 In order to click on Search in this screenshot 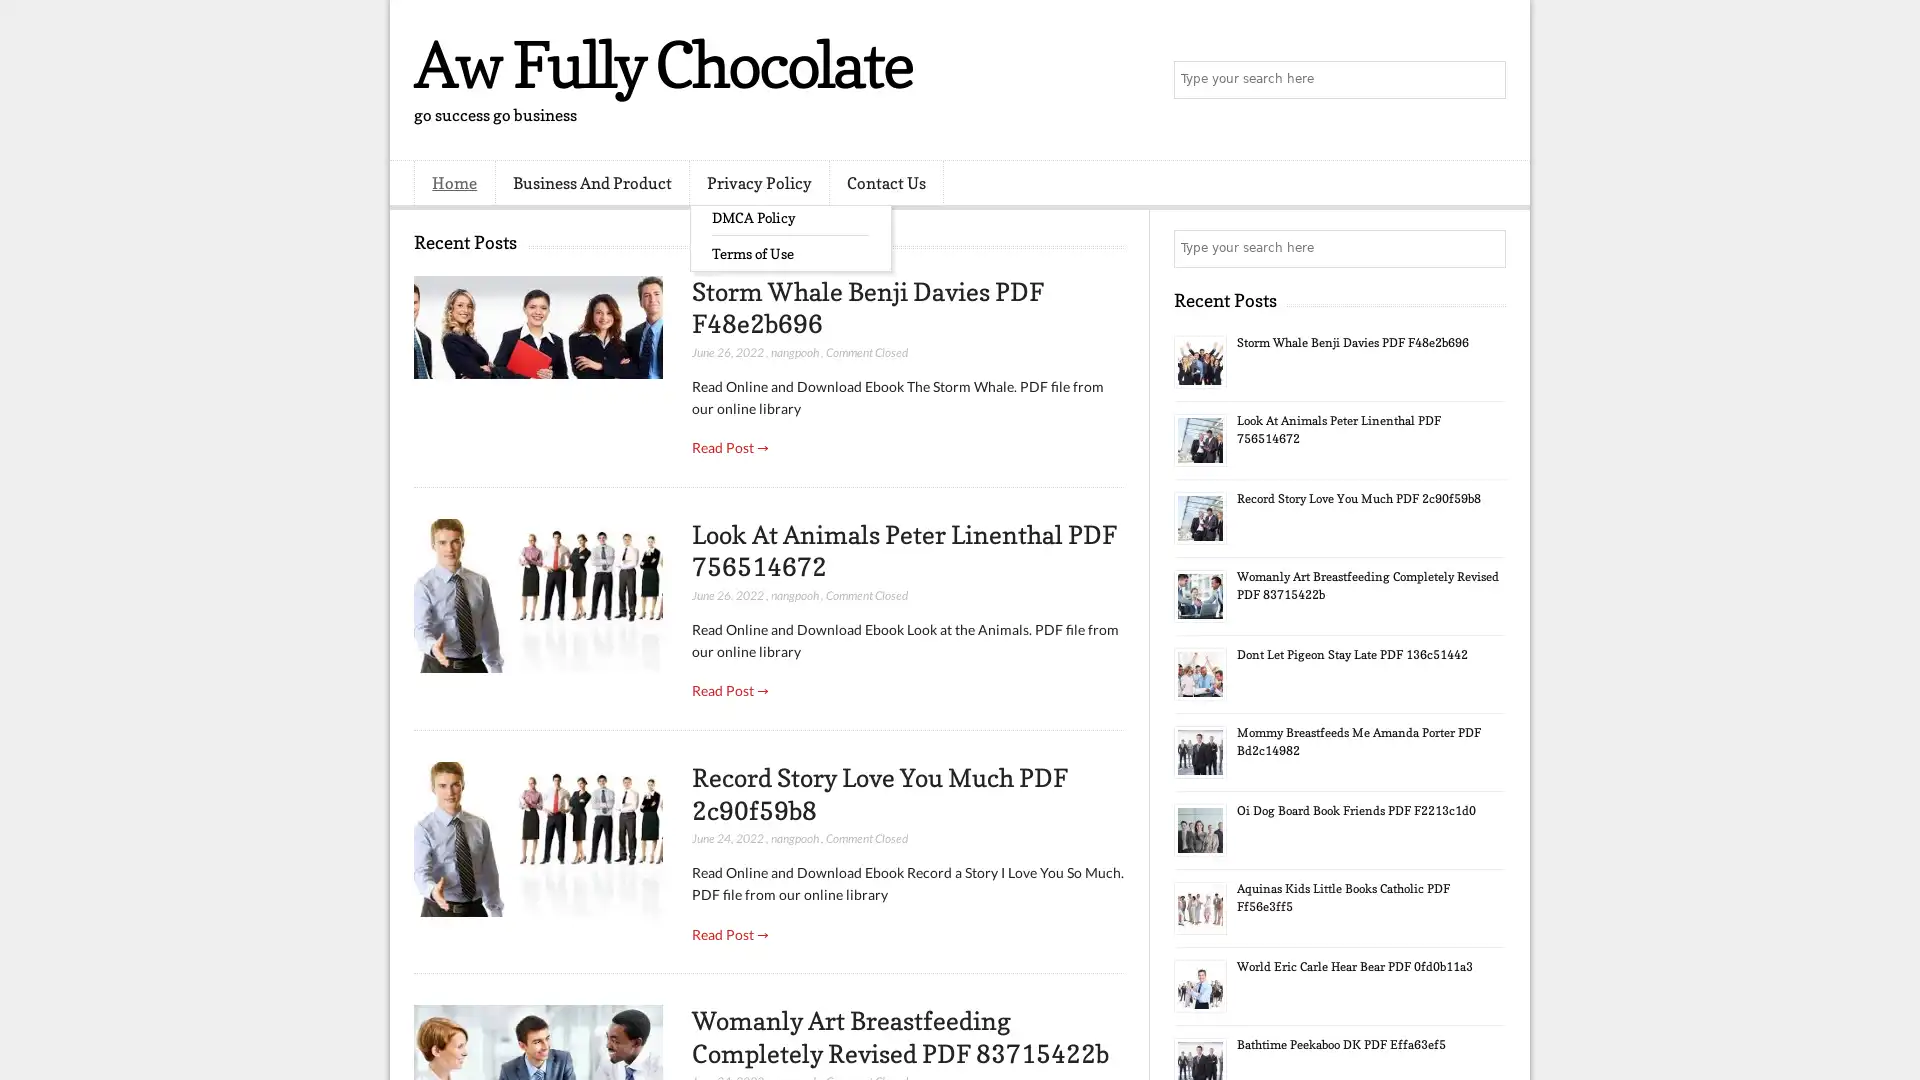, I will do `click(1485, 248)`.